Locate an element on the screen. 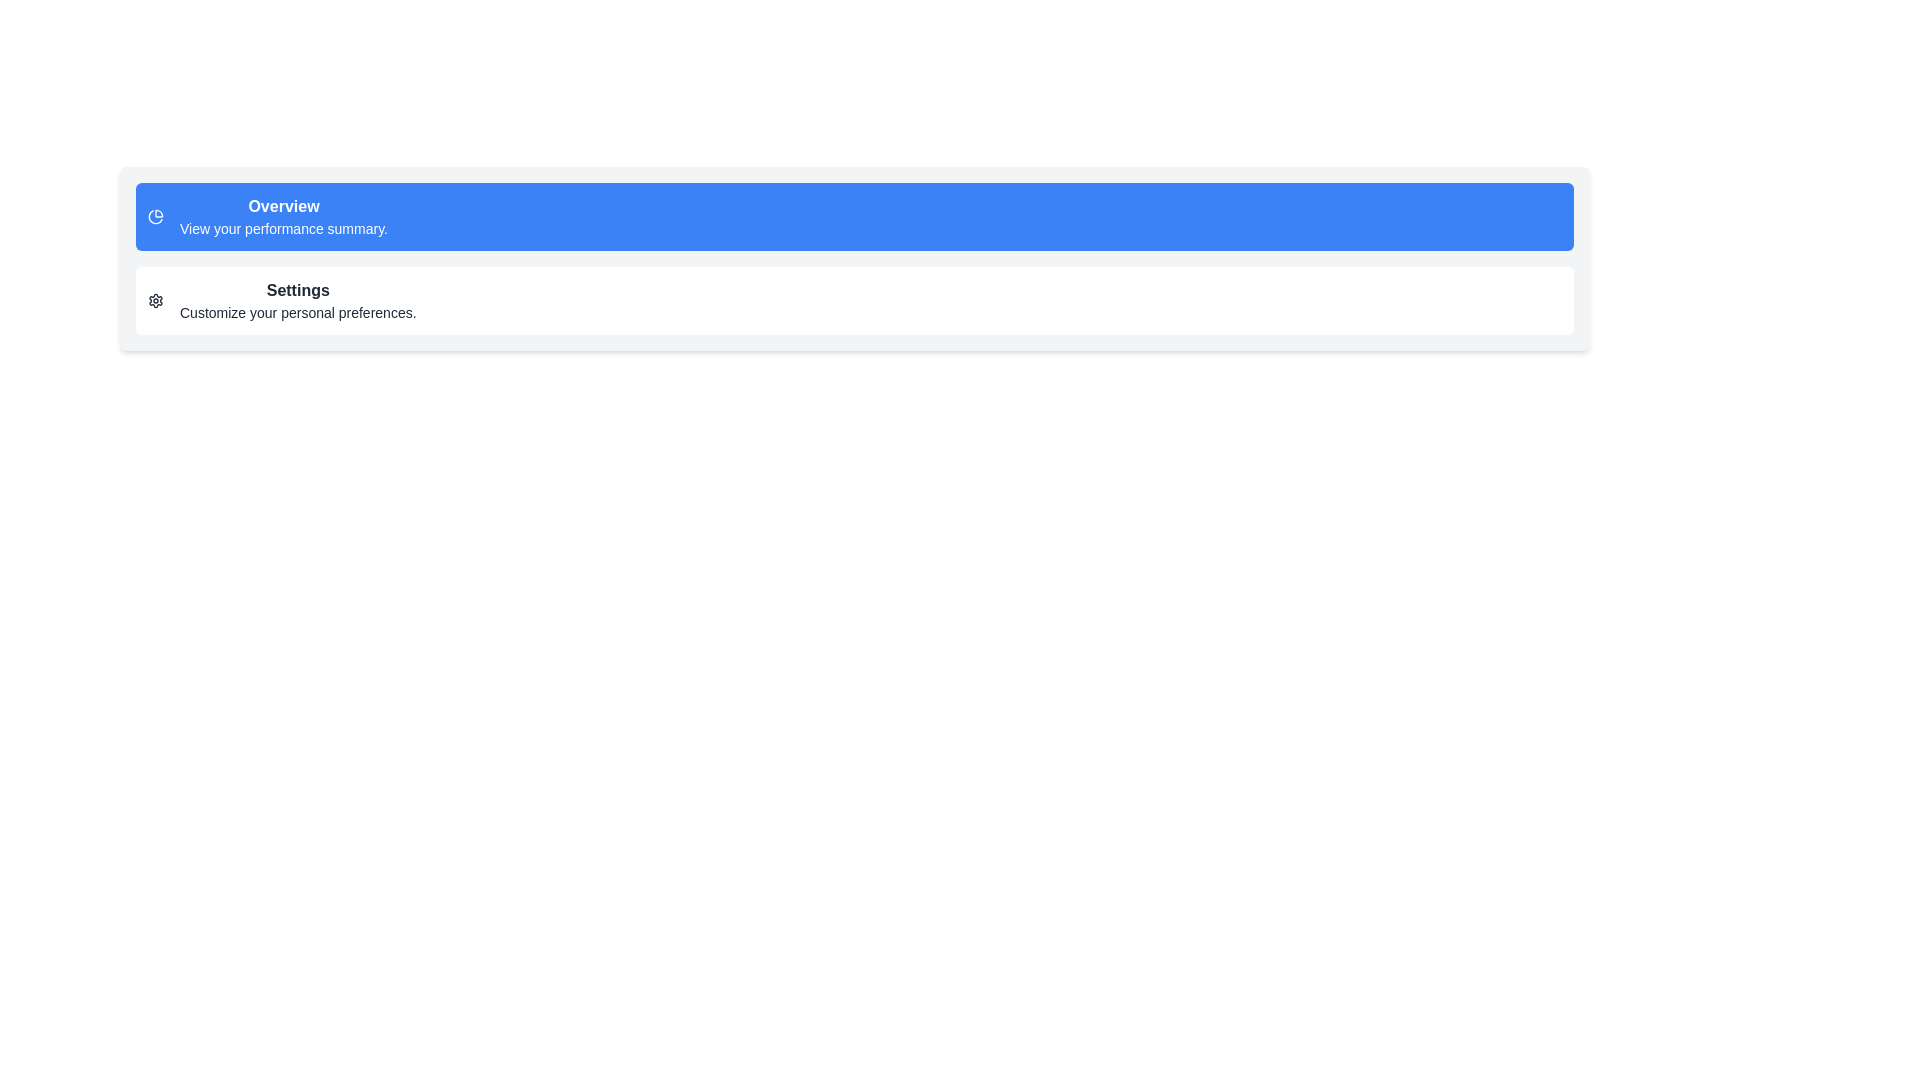 The height and width of the screenshot is (1080, 1920). the top button in the vertical stack that leads to a performance data summary is located at coordinates (854, 216).